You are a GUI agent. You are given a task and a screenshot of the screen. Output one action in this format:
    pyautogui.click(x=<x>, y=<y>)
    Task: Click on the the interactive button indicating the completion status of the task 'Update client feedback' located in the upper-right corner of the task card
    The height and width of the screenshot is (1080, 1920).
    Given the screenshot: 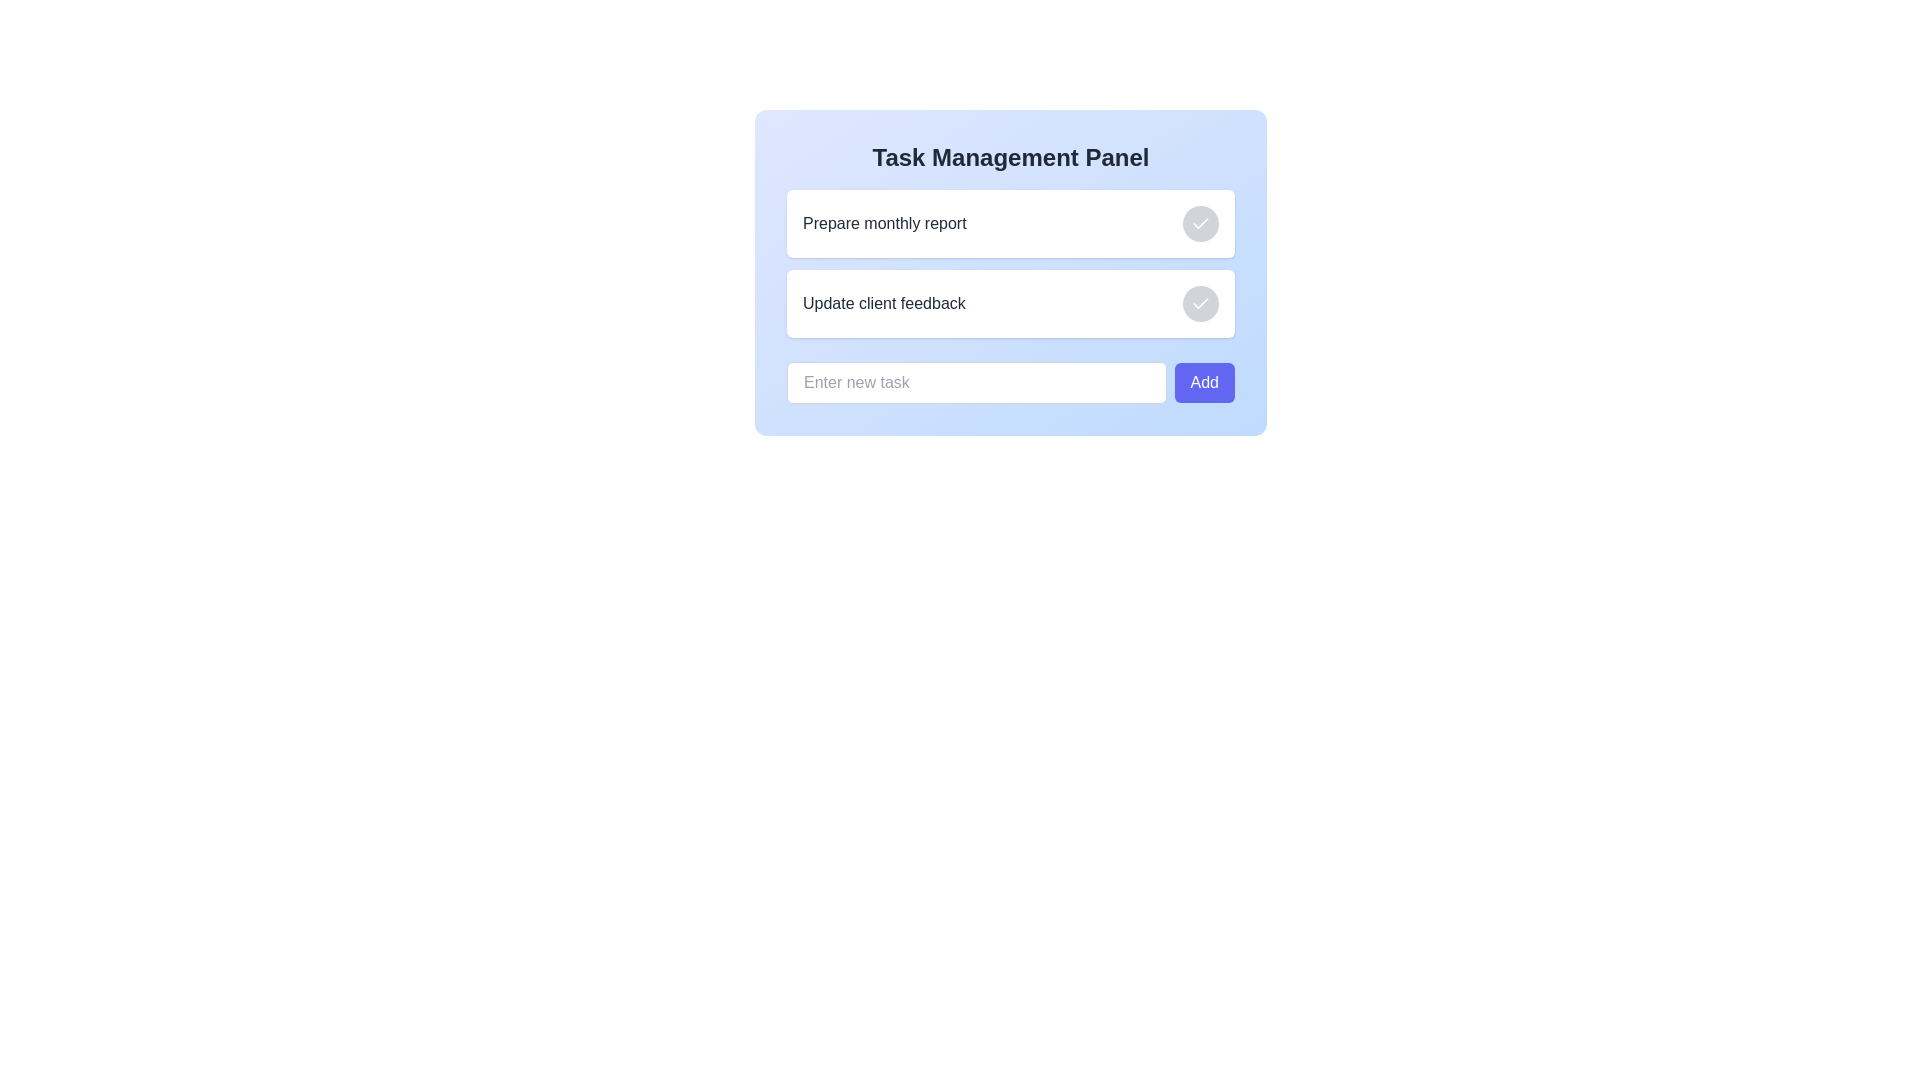 What is the action you would take?
    pyautogui.click(x=1200, y=304)
    